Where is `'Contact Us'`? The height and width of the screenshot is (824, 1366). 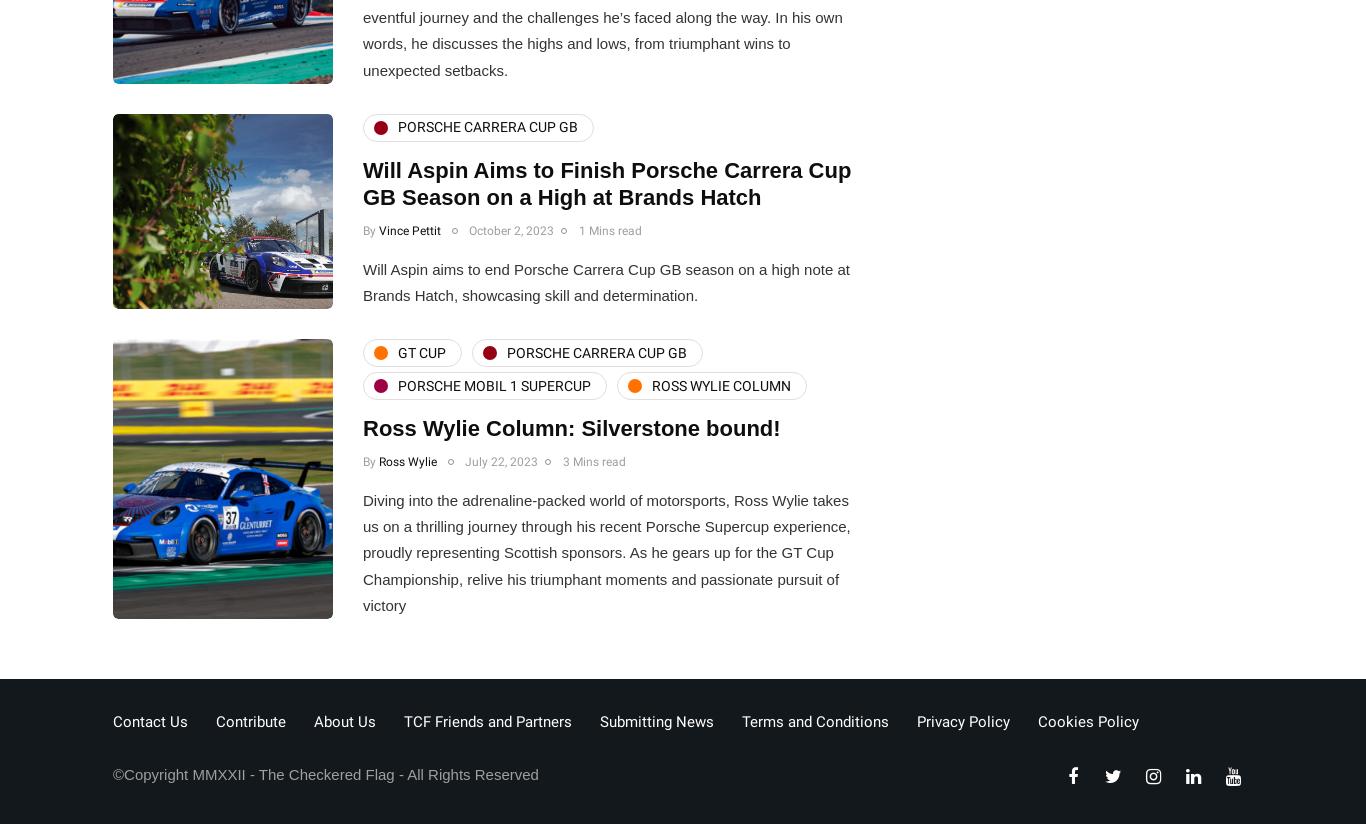 'Contact Us' is located at coordinates (149, 720).